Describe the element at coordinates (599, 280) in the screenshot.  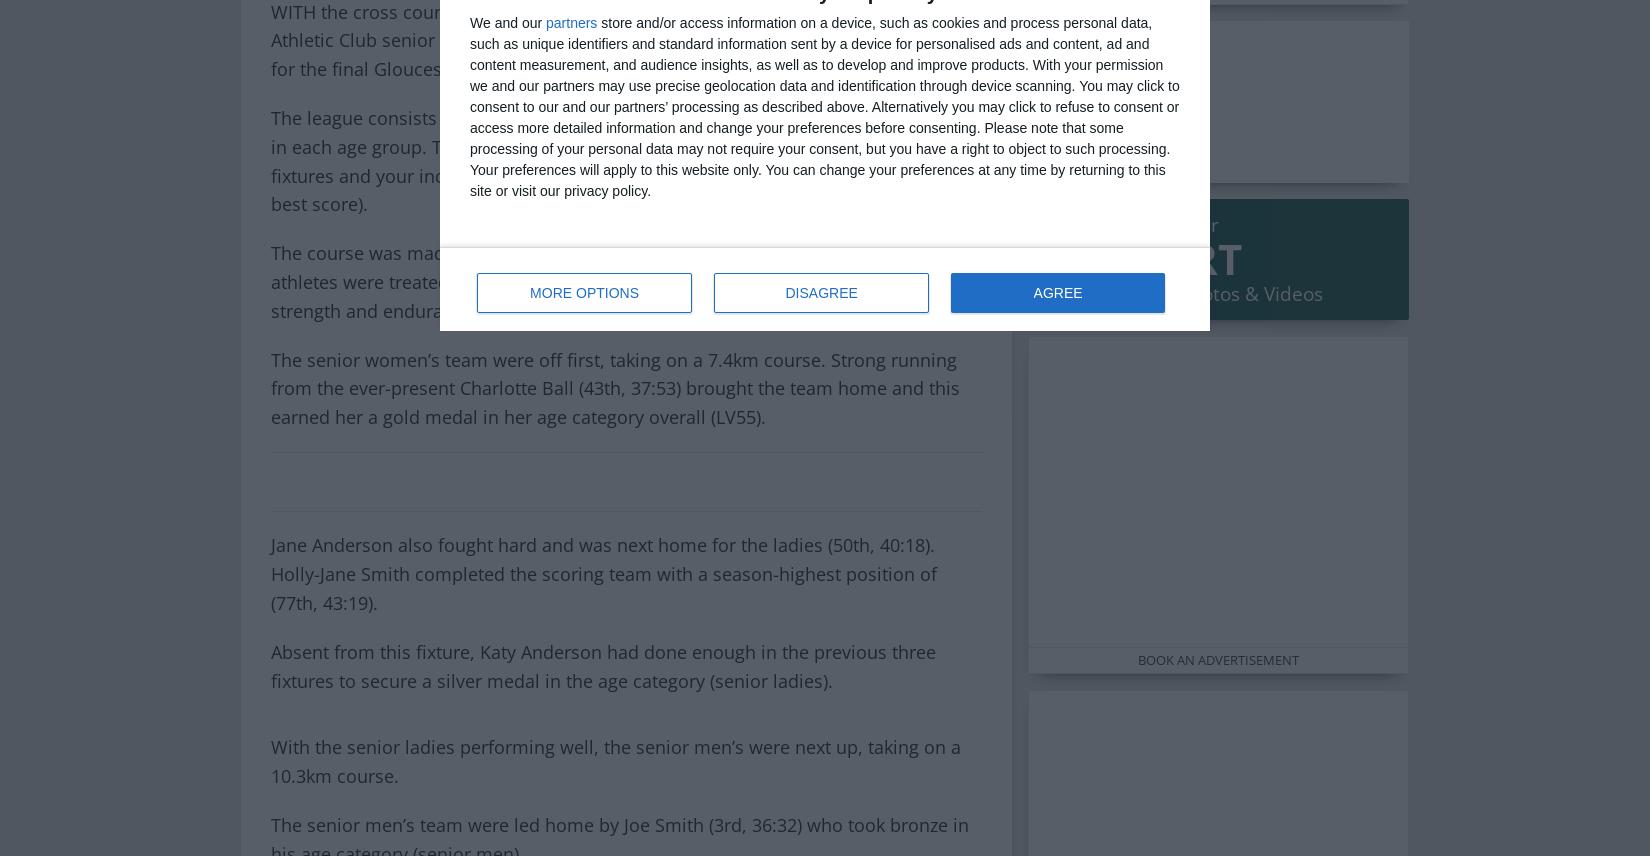
I see `'The course was made up of school playing fields and farmers fields and the athletes were treated to thick and sticky mud, which proved to be a real test of strength and endurance.'` at that location.